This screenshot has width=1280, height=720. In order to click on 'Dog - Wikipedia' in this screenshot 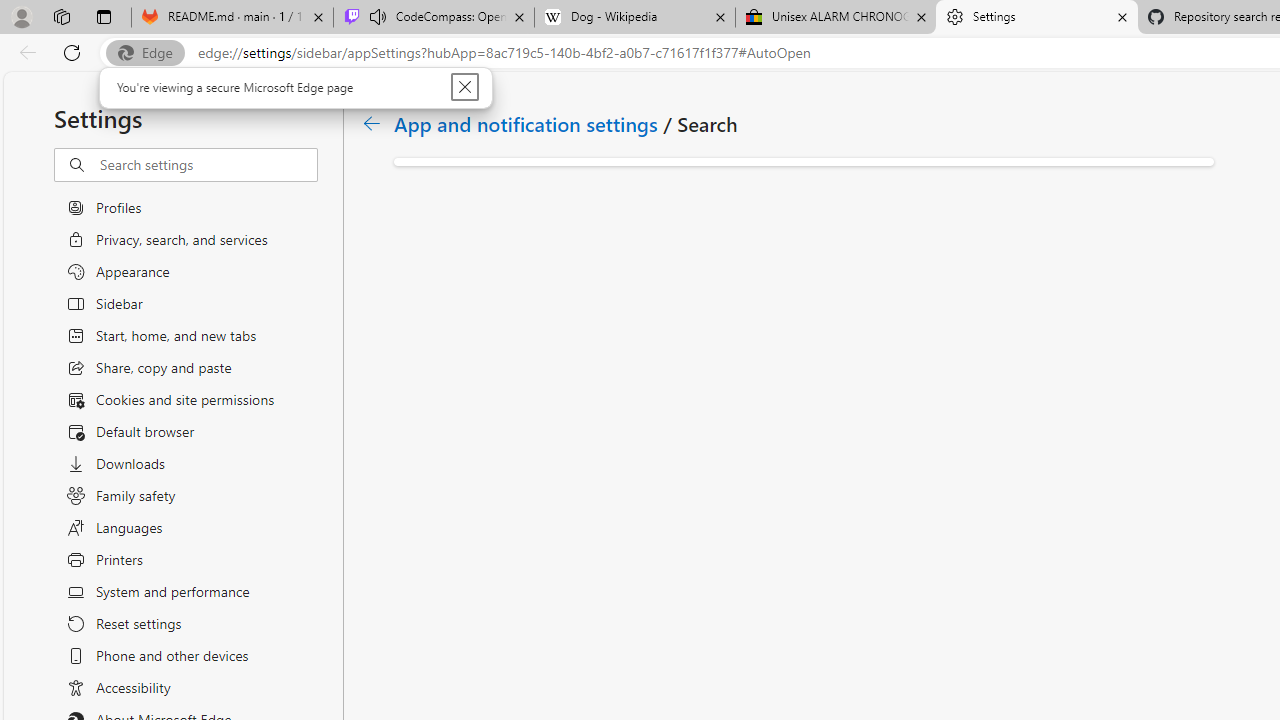, I will do `click(633, 17)`.